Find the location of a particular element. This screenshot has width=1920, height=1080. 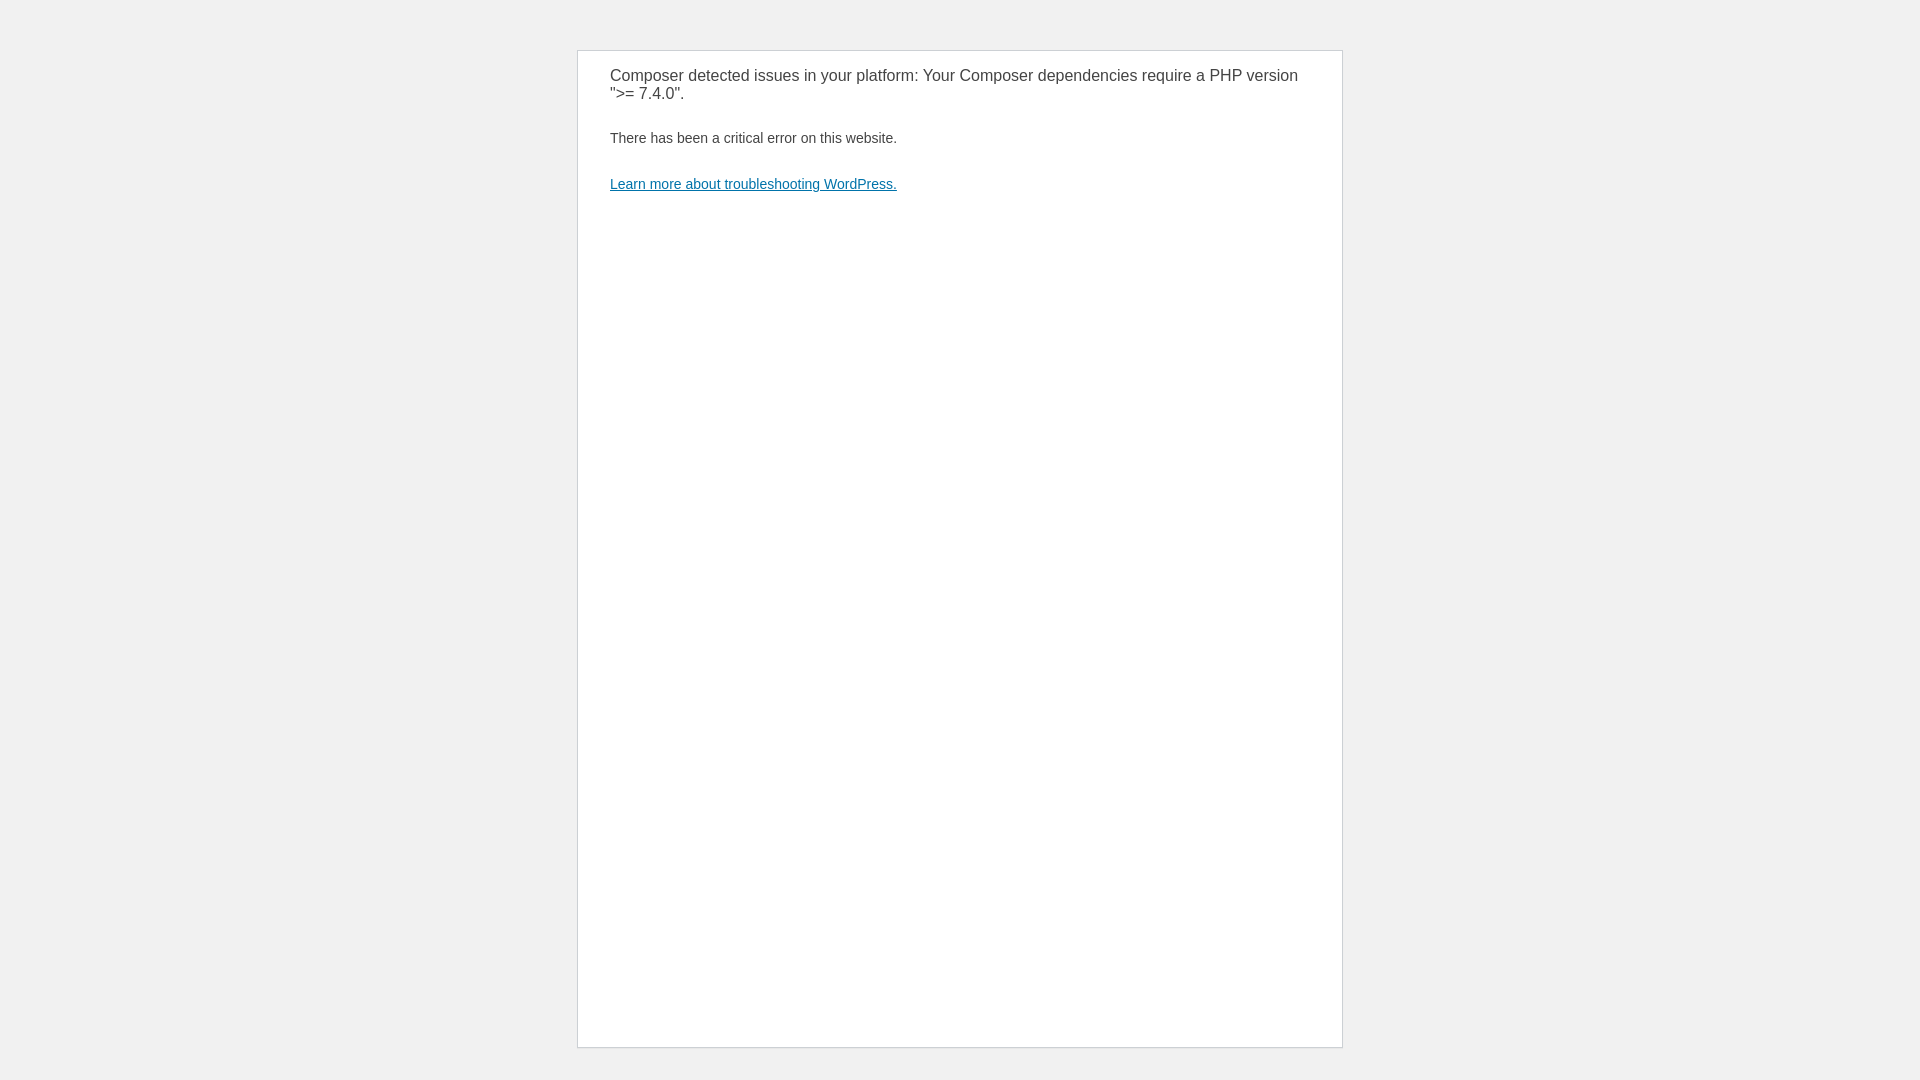

'Learn more about troubleshooting WordPress.' is located at coordinates (752, 184).